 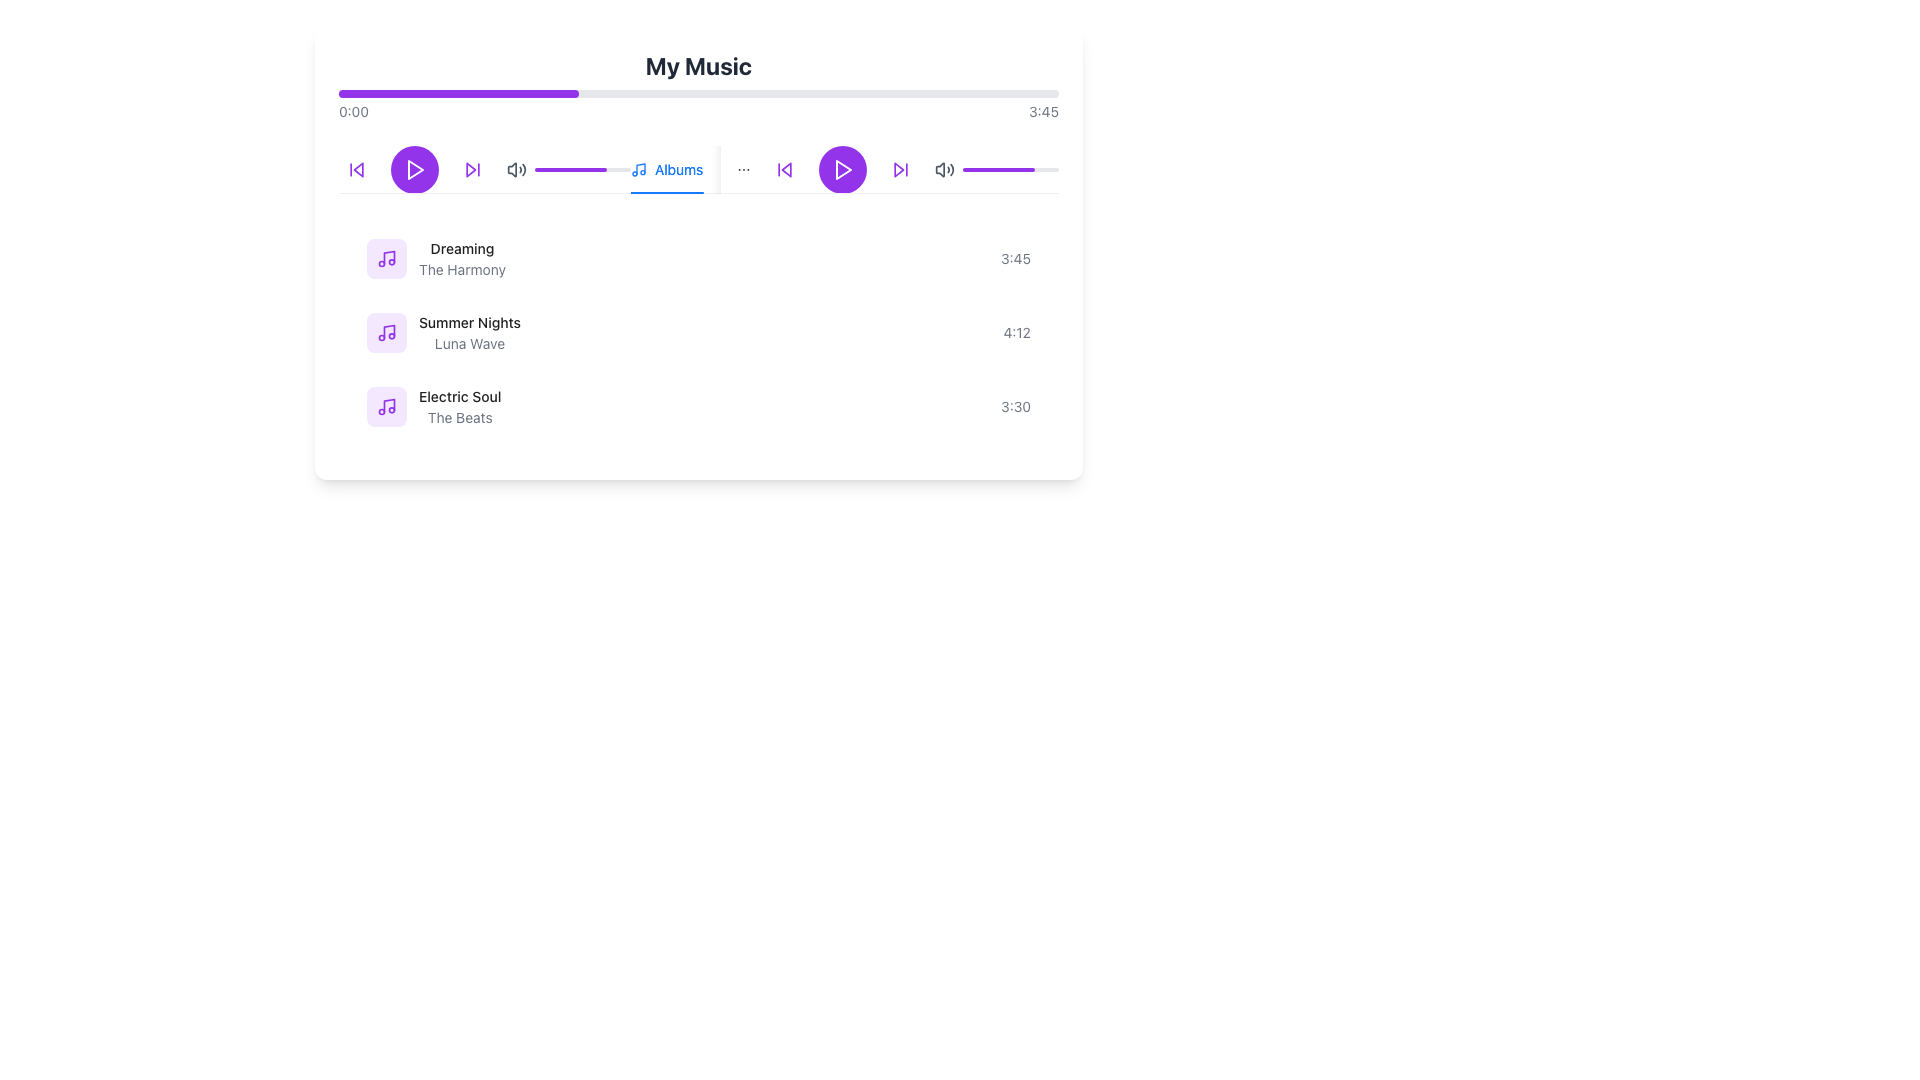 What do you see at coordinates (459, 397) in the screenshot?
I see `the song labeled 'Electric Soul' displayed in bold text at the last position` at bounding box center [459, 397].